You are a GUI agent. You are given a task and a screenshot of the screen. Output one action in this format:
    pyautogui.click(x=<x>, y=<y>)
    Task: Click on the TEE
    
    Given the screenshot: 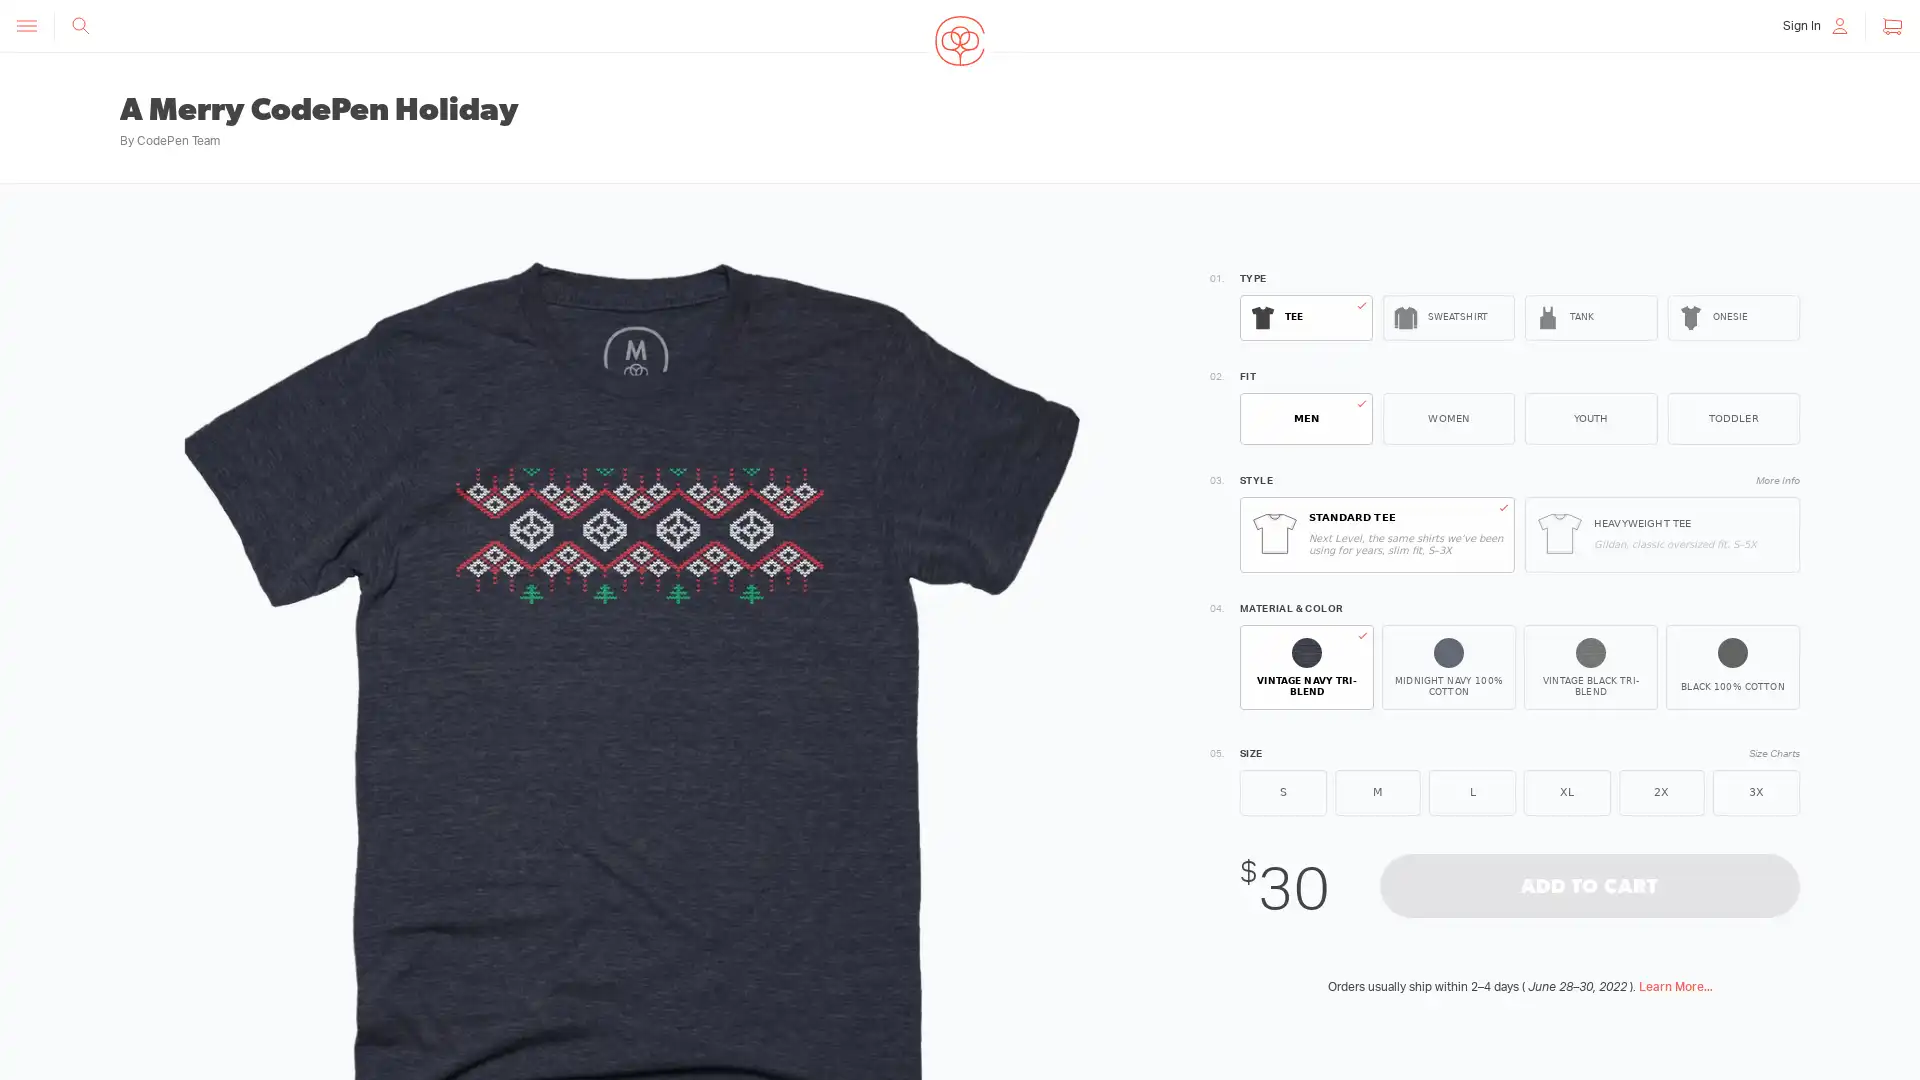 What is the action you would take?
    pyautogui.click(x=1305, y=316)
    